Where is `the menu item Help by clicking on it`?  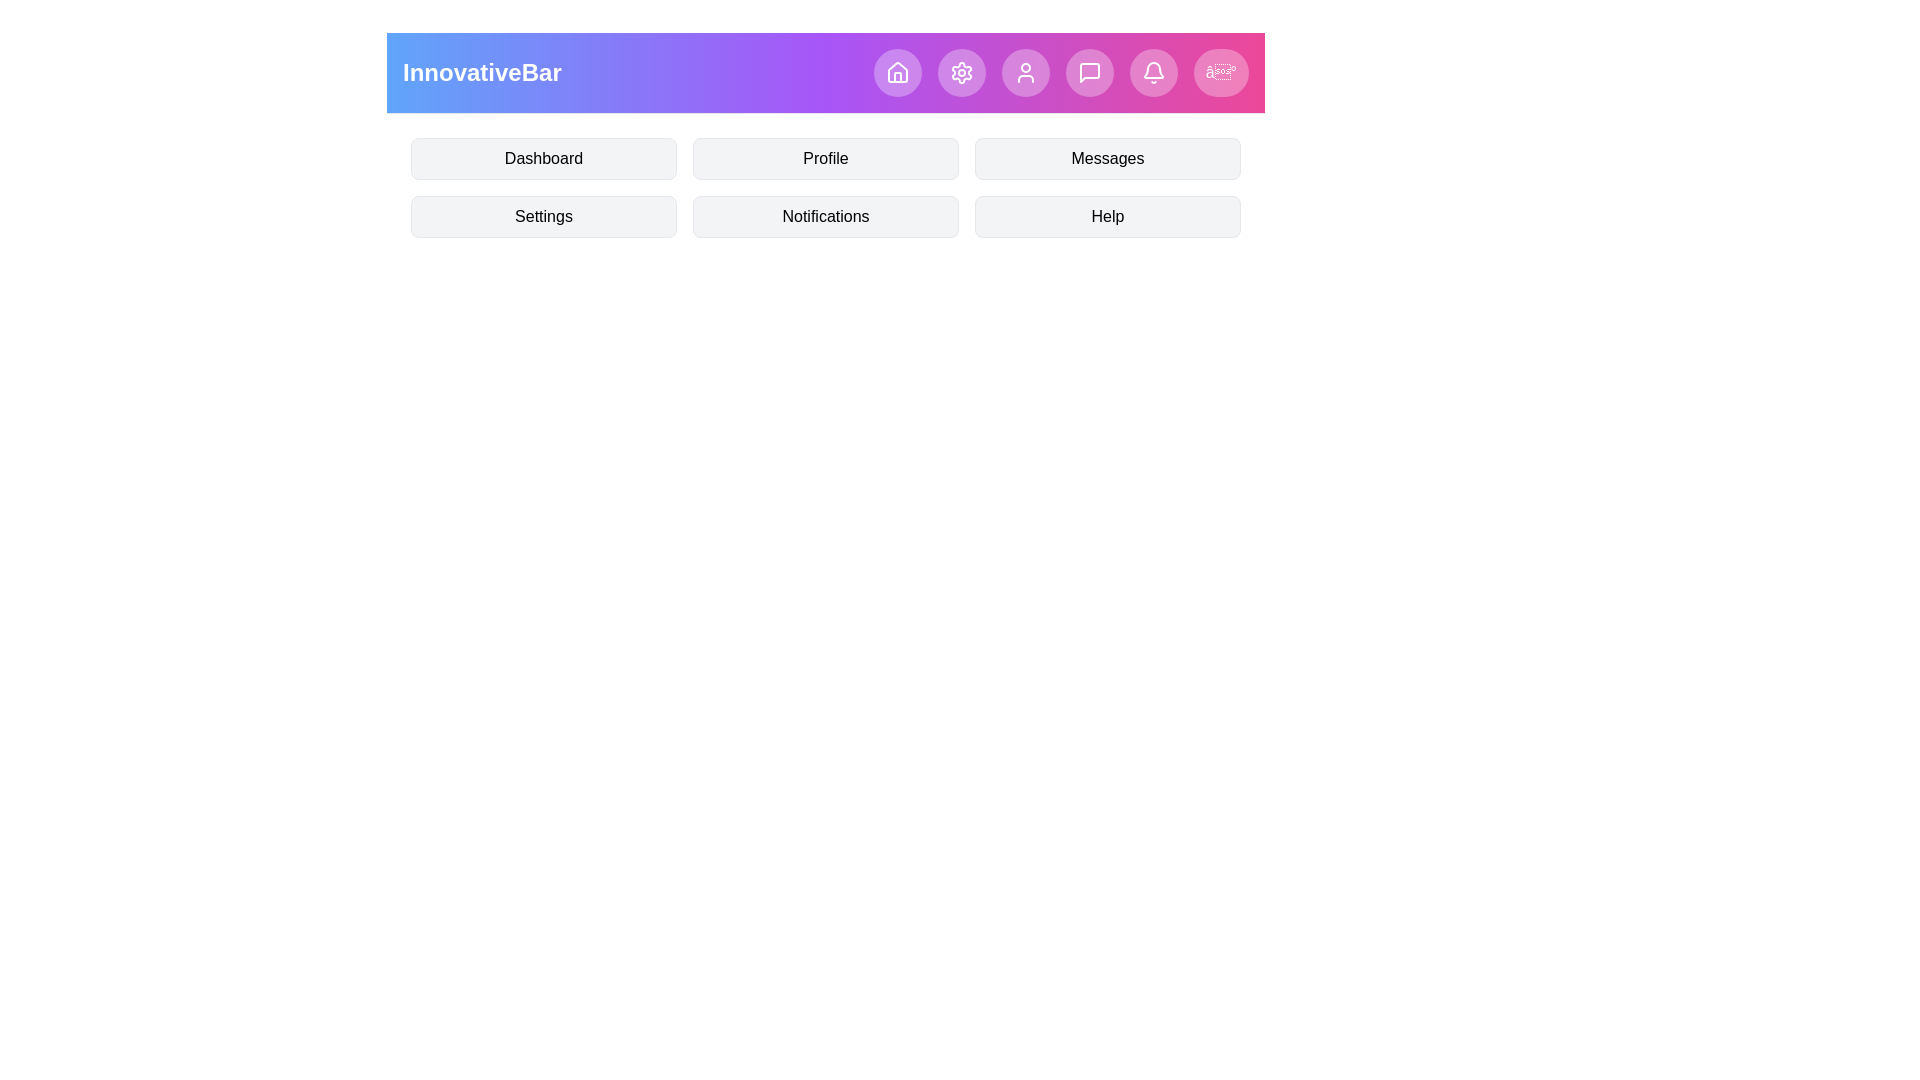
the menu item Help by clicking on it is located at coordinates (1107, 216).